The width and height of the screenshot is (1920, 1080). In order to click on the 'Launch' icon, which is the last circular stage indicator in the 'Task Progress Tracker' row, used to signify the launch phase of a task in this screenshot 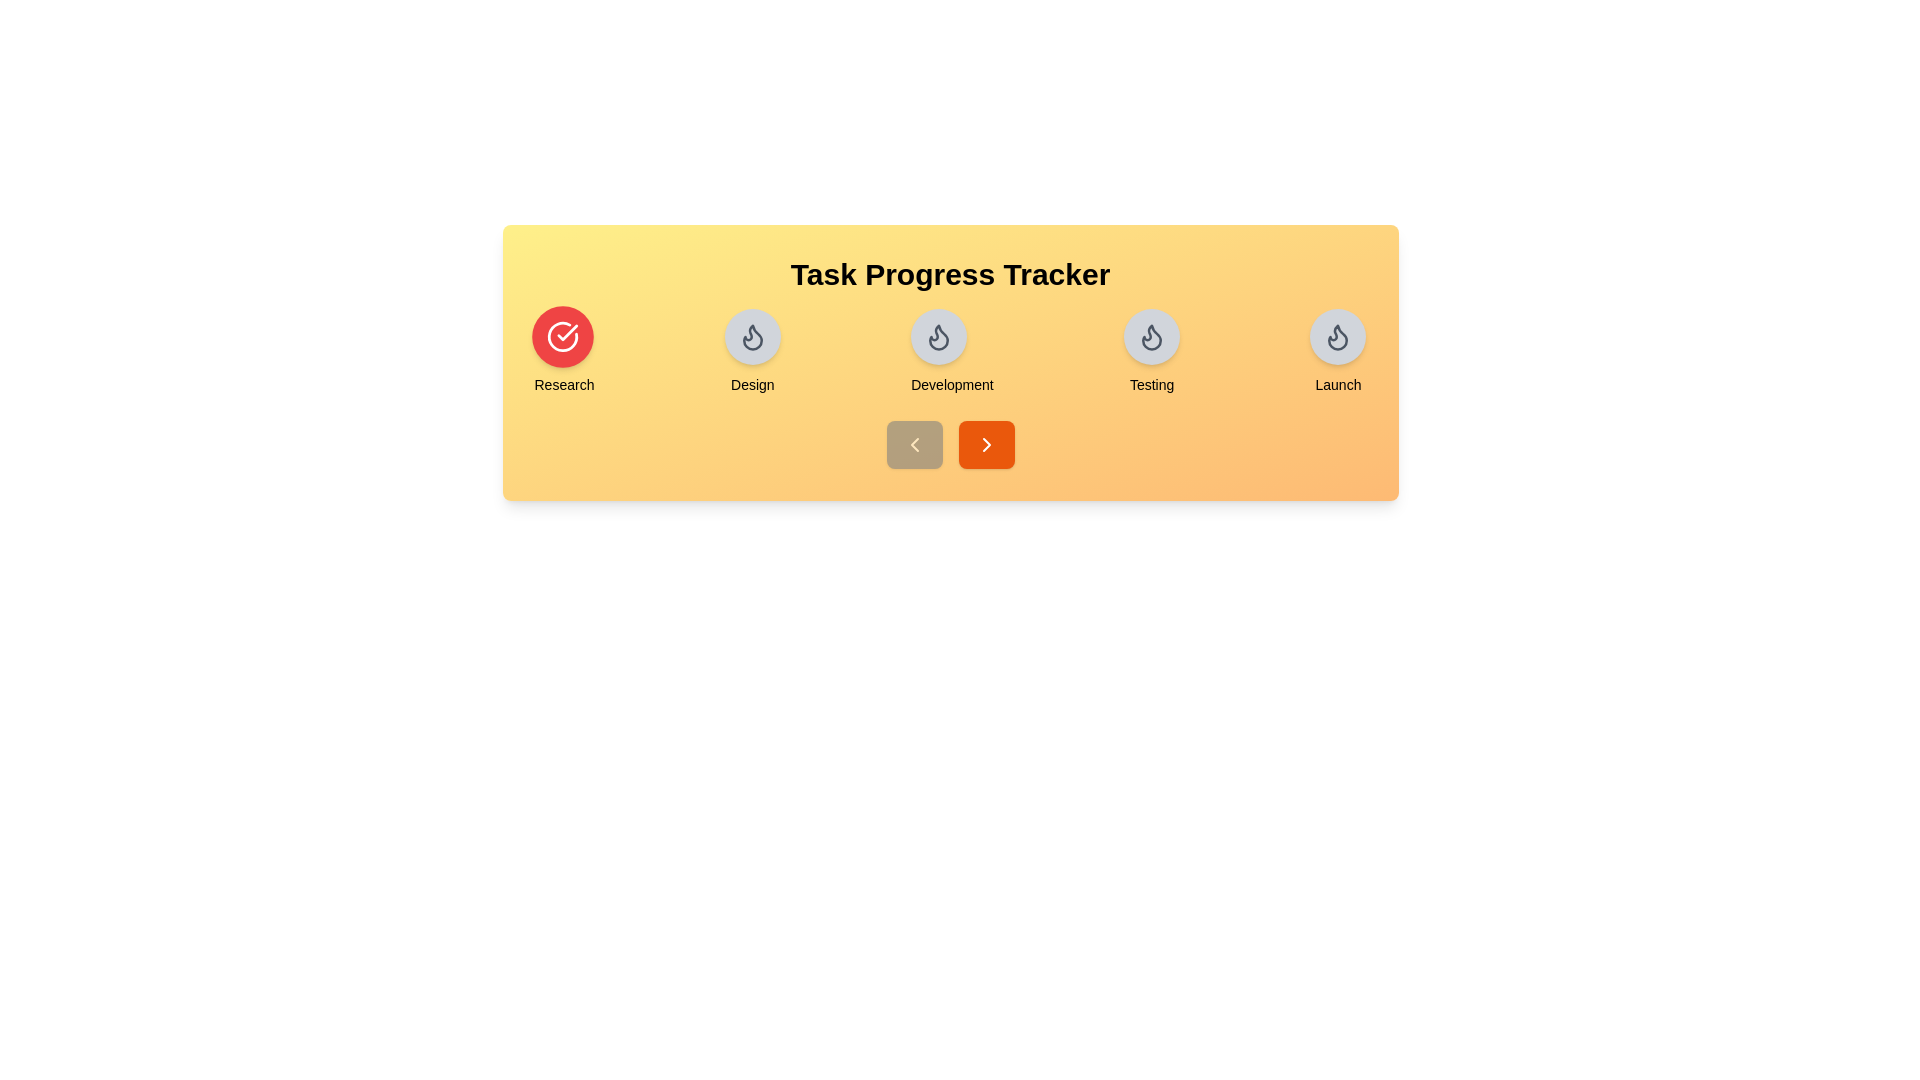, I will do `click(1338, 335)`.